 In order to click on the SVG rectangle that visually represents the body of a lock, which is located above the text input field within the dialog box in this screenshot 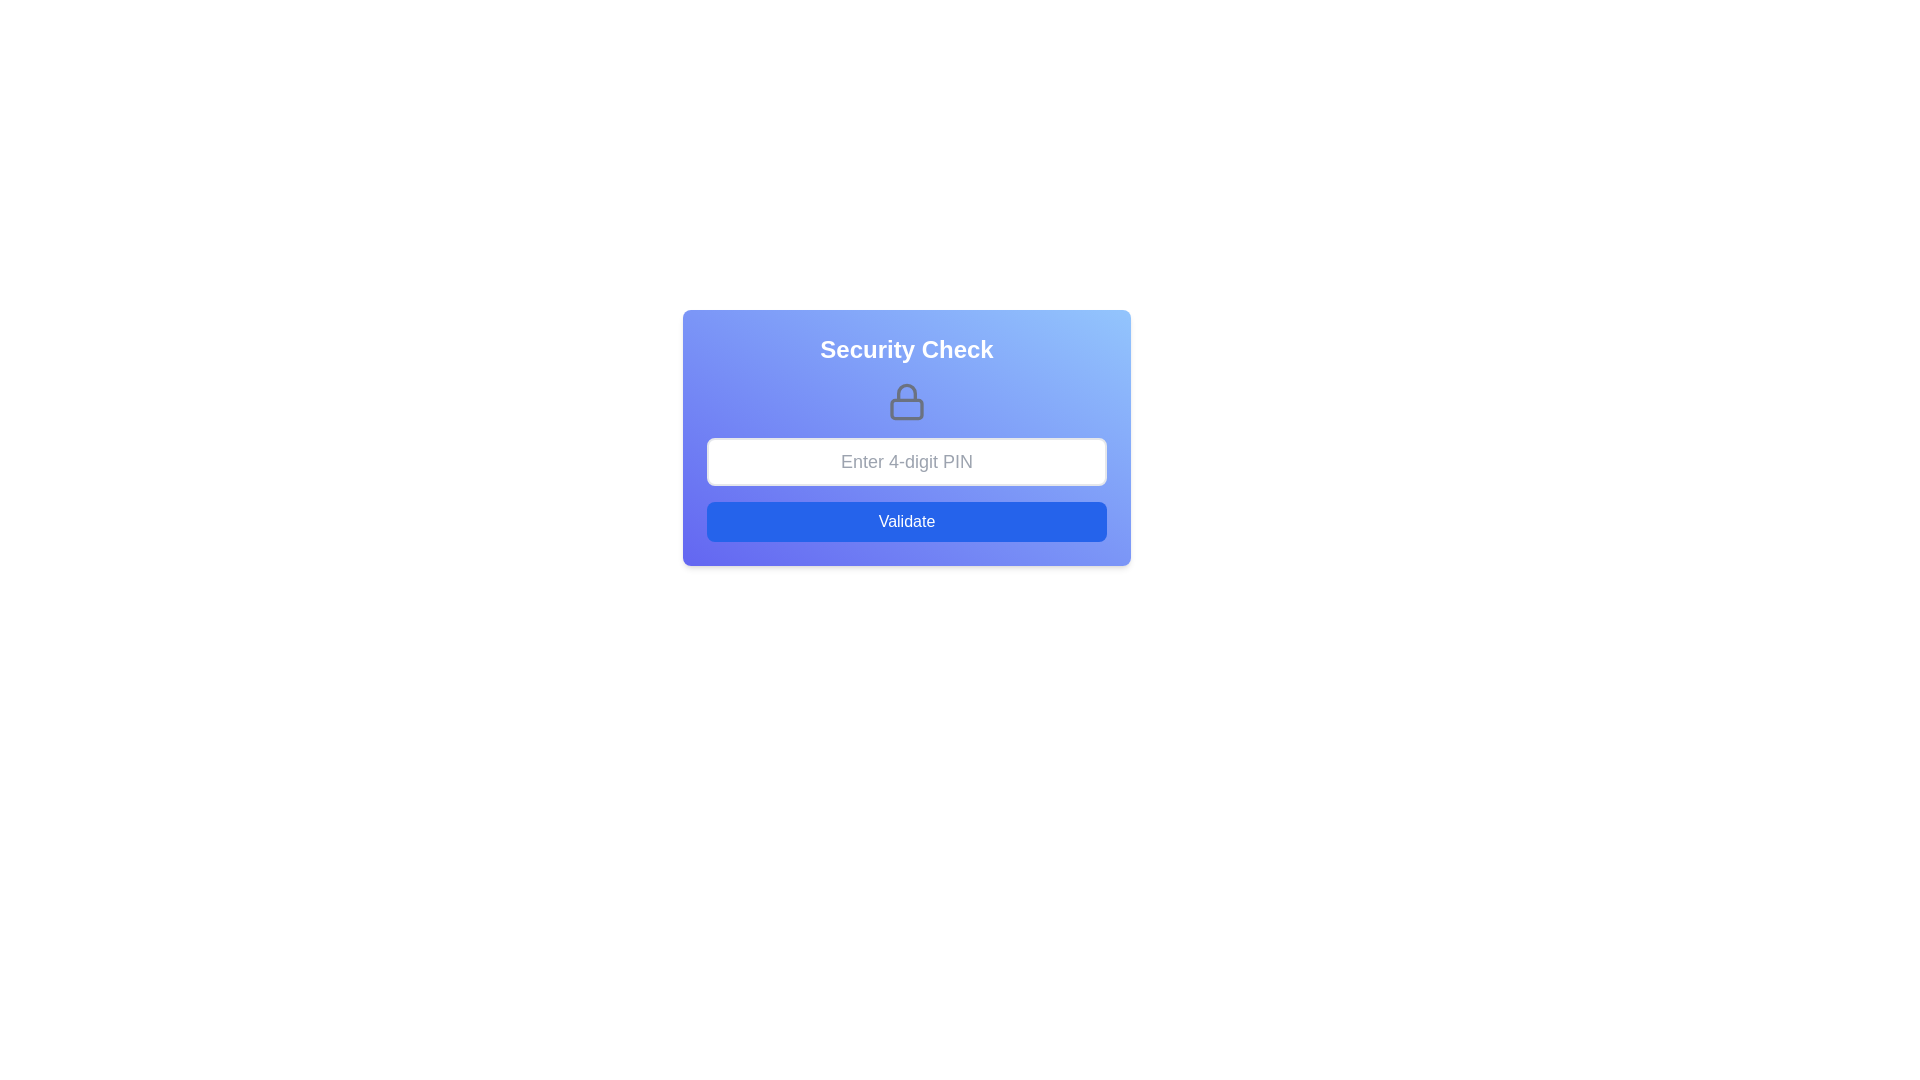, I will do `click(906, 408)`.